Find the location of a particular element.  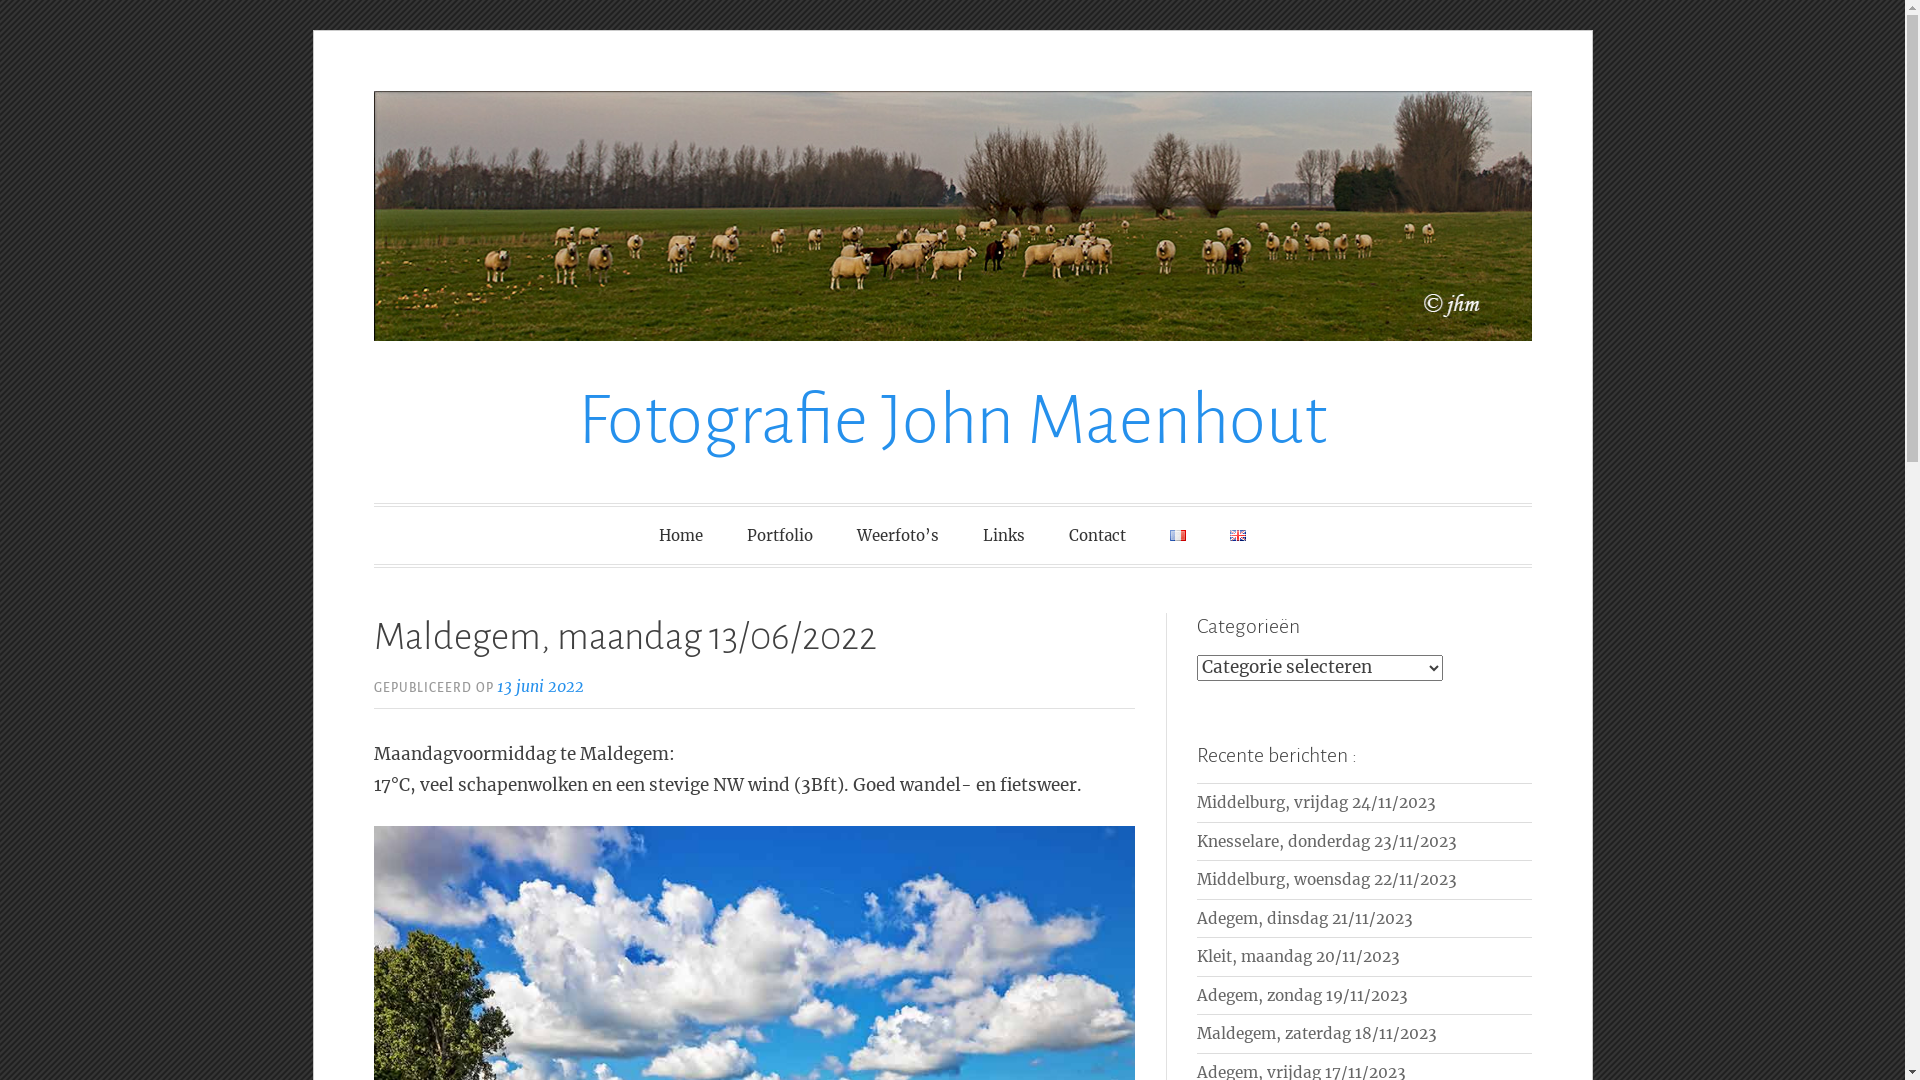

'Maldegem, zaterdag 18/11/2023' is located at coordinates (1316, 1033).